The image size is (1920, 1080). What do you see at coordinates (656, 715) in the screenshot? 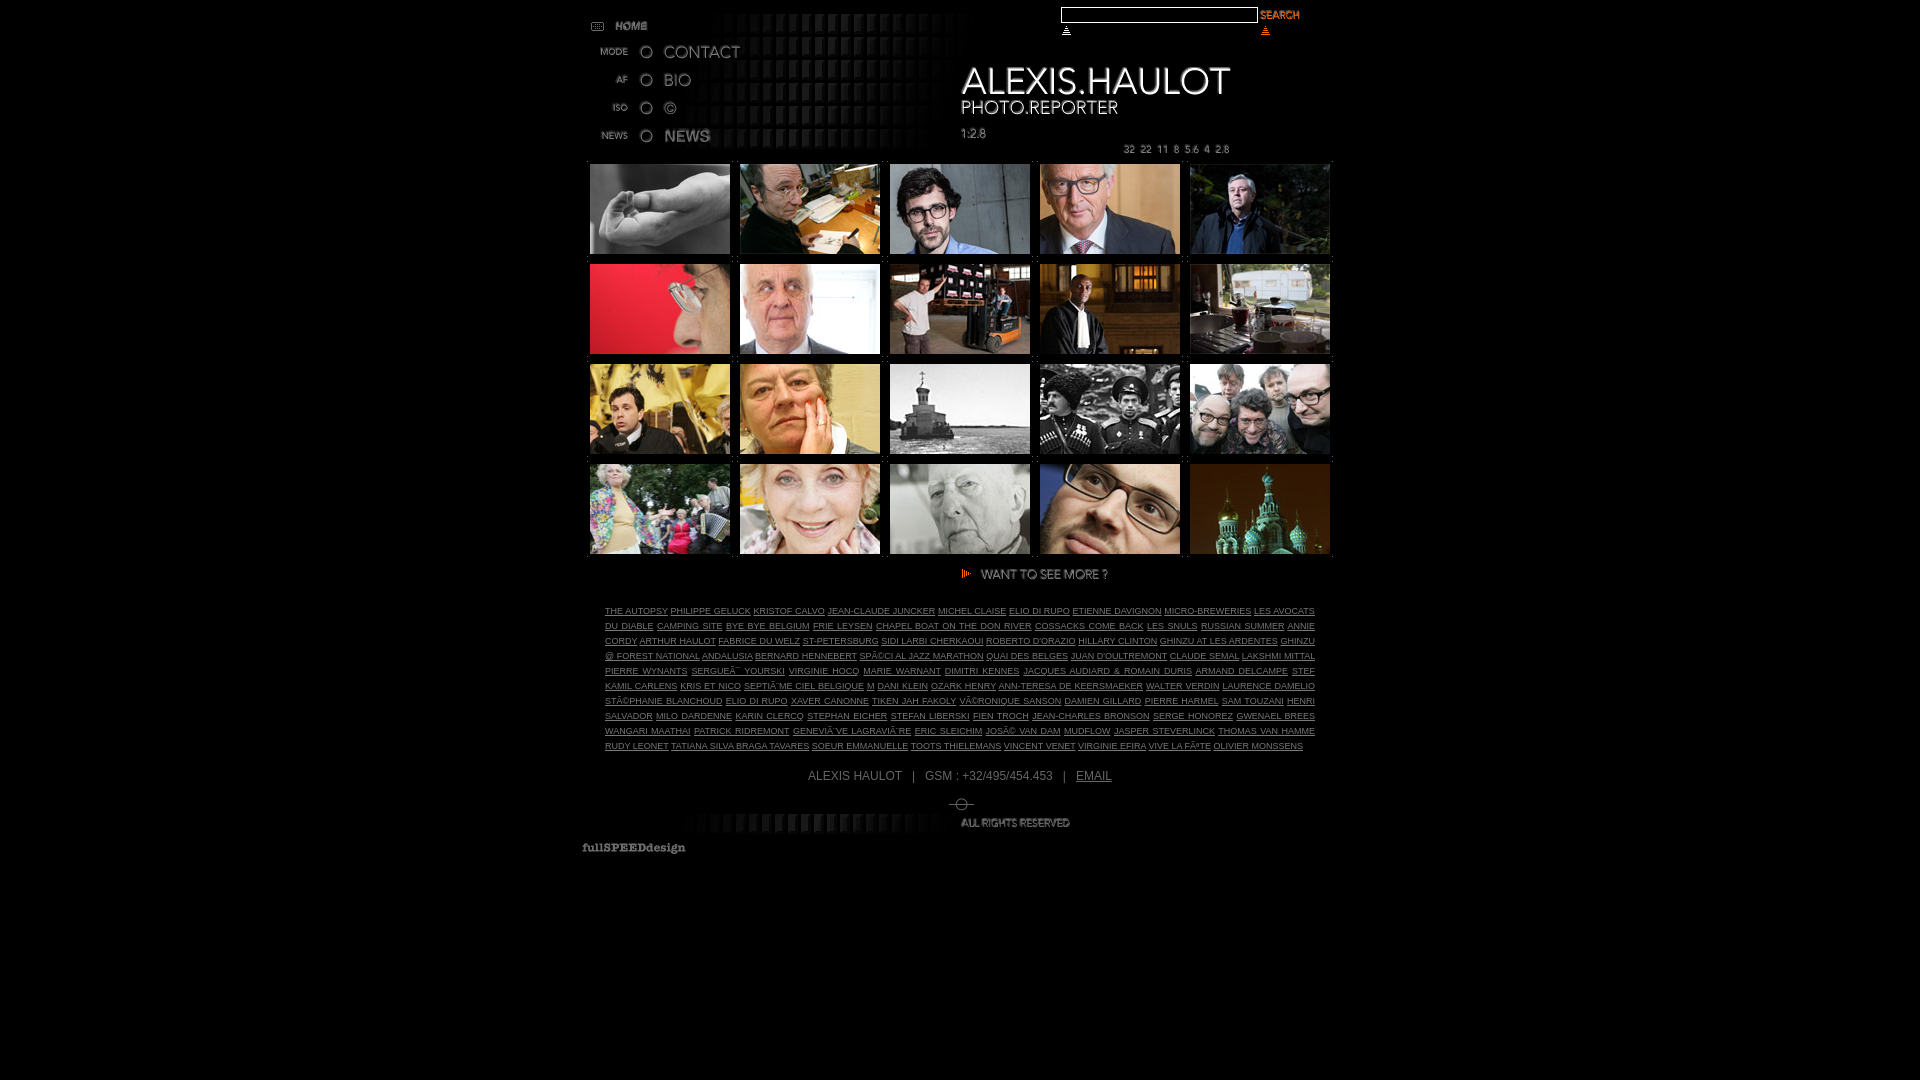
I see `'MILO DARDENNE'` at bounding box center [656, 715].